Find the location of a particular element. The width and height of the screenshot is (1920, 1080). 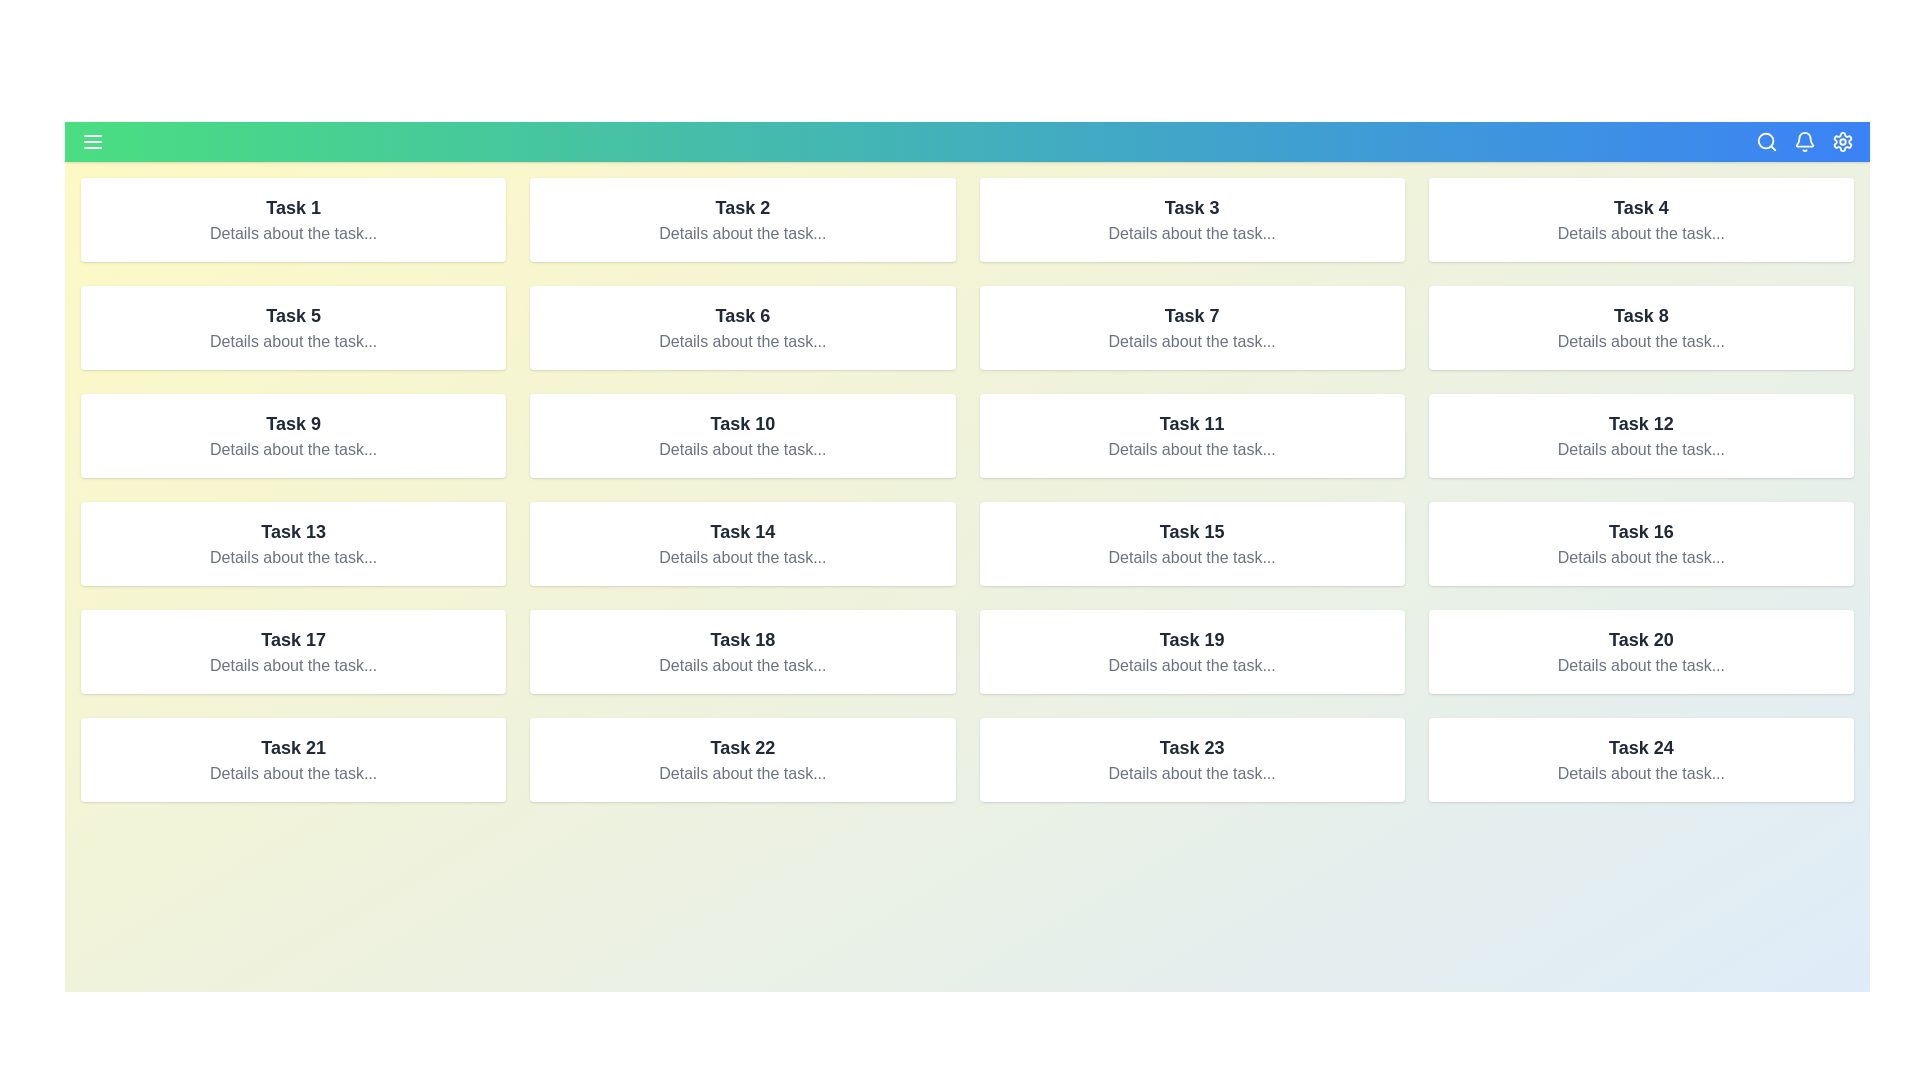

the bell icon to view notifications is located at coordinates (1804, 141).